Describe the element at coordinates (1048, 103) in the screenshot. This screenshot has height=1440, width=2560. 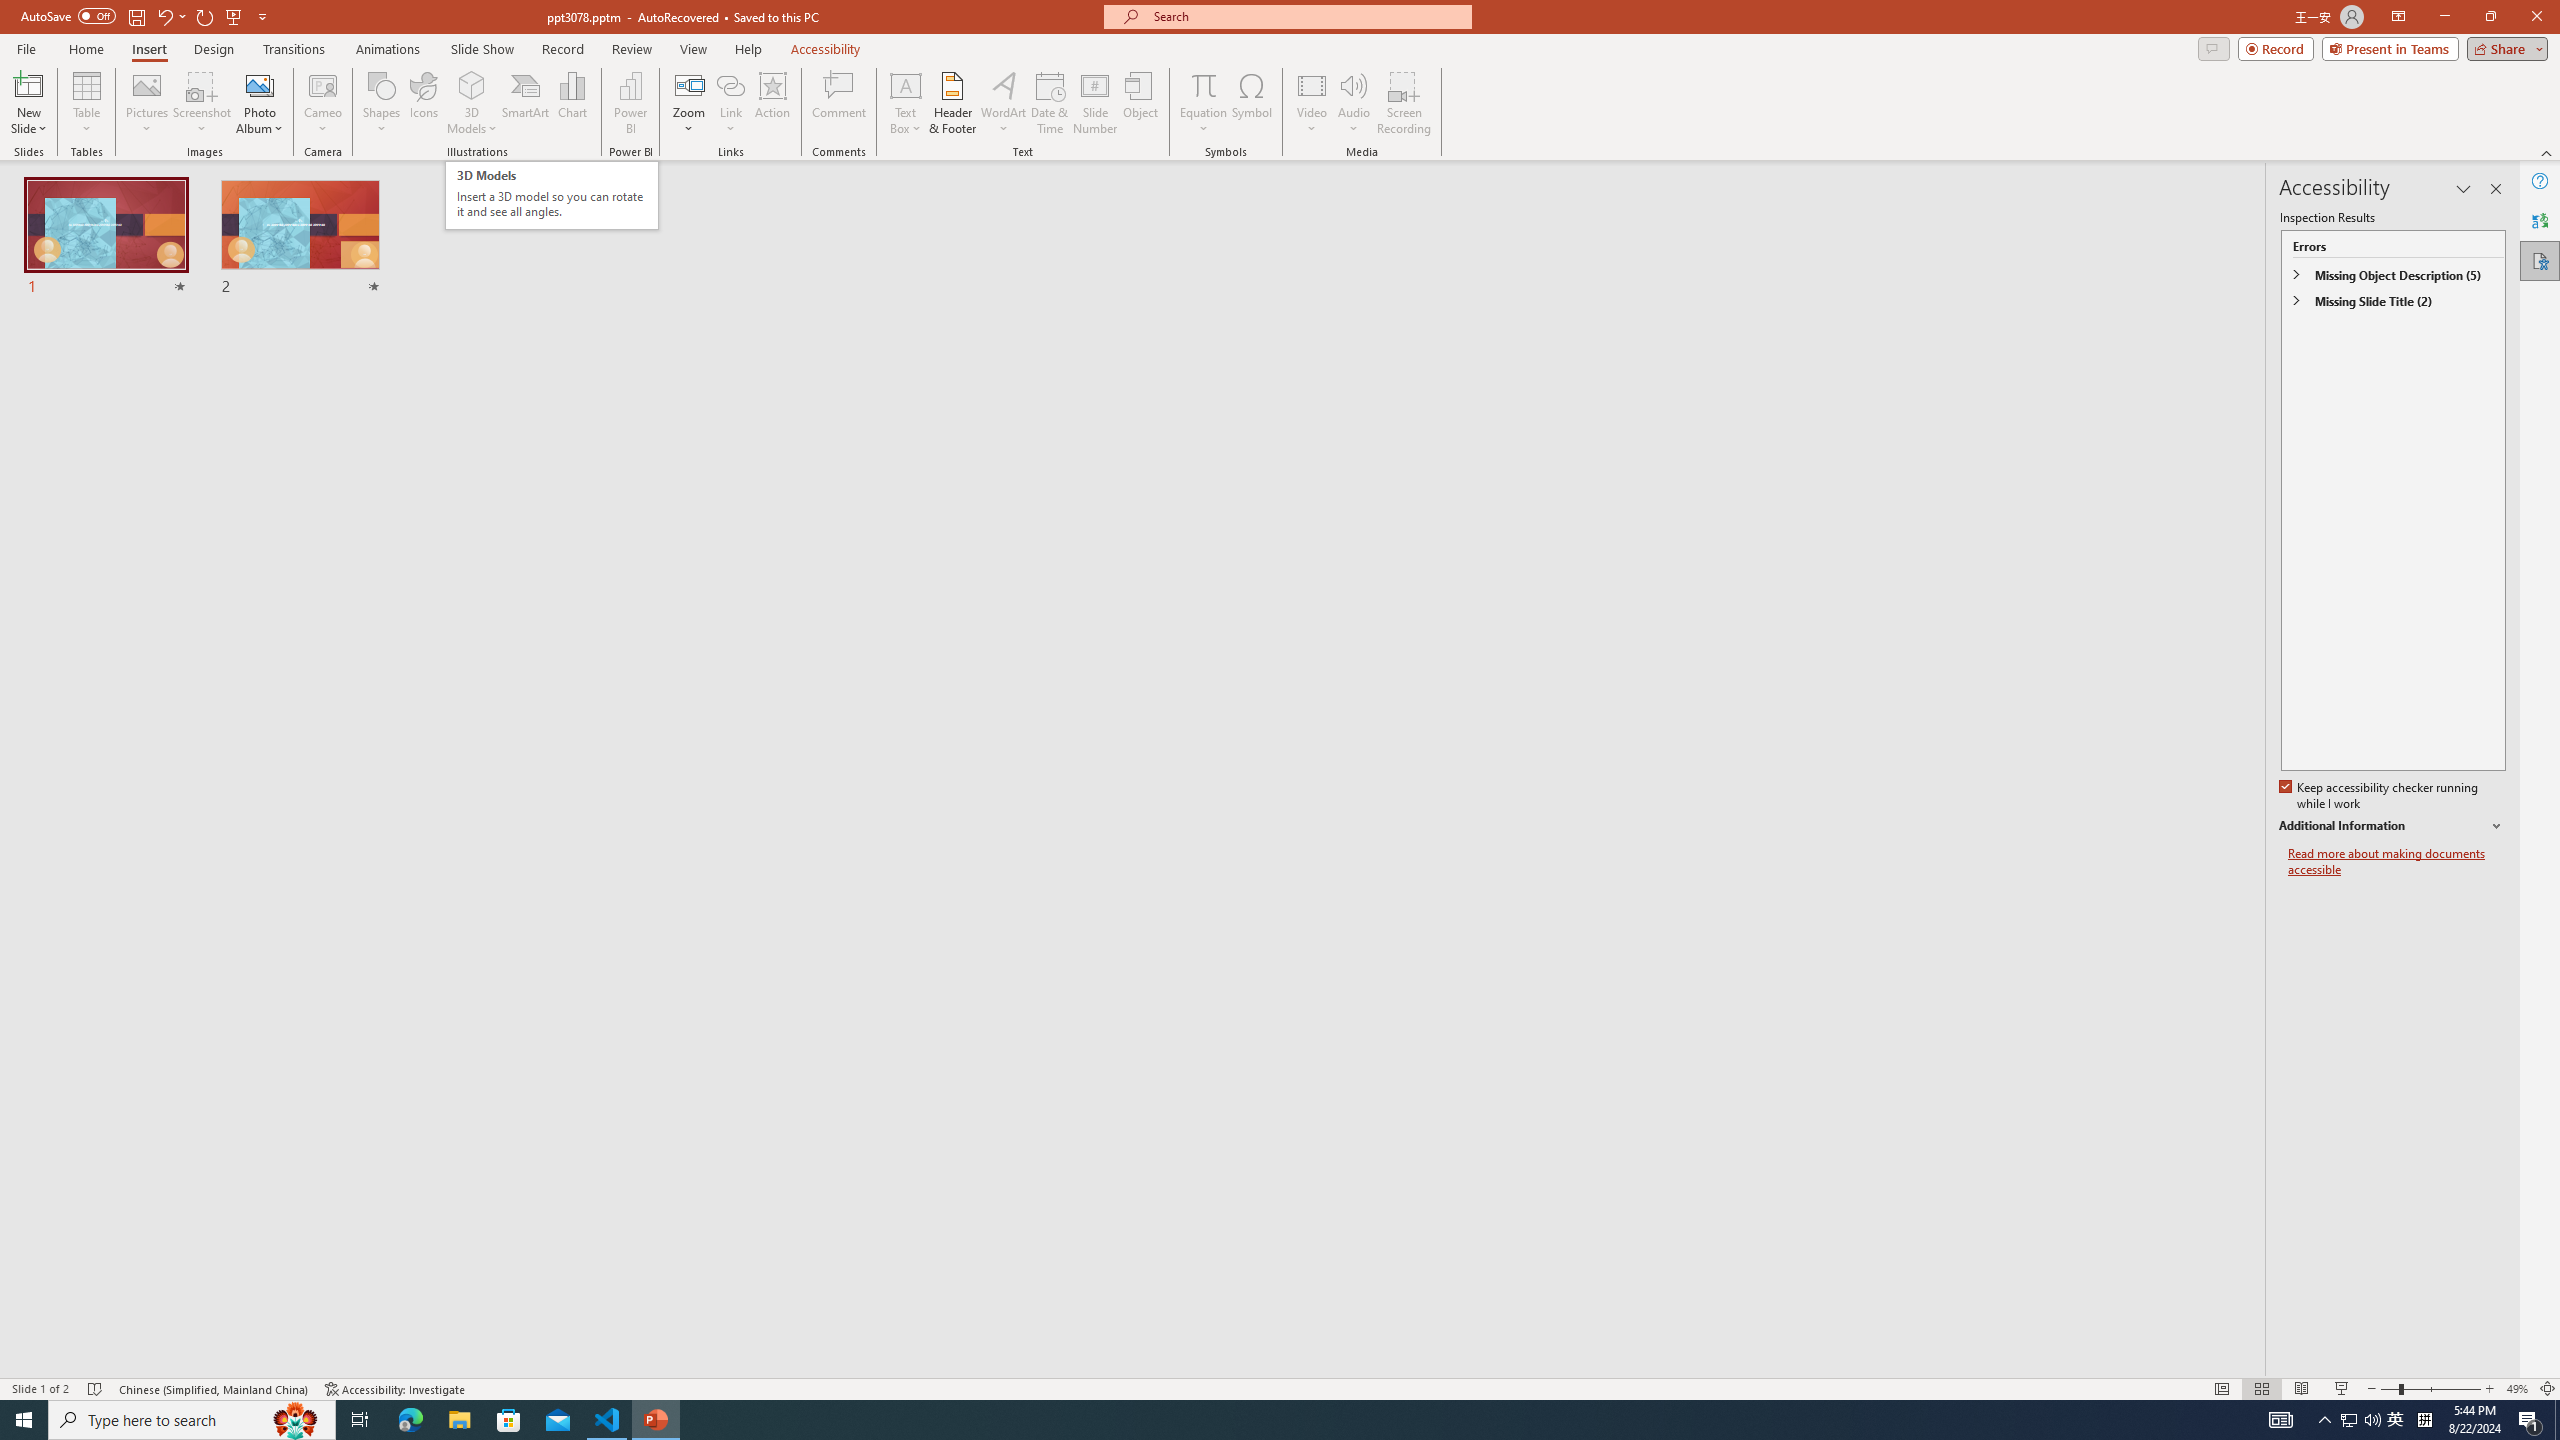
I see `'Date & Time...'` at that location.